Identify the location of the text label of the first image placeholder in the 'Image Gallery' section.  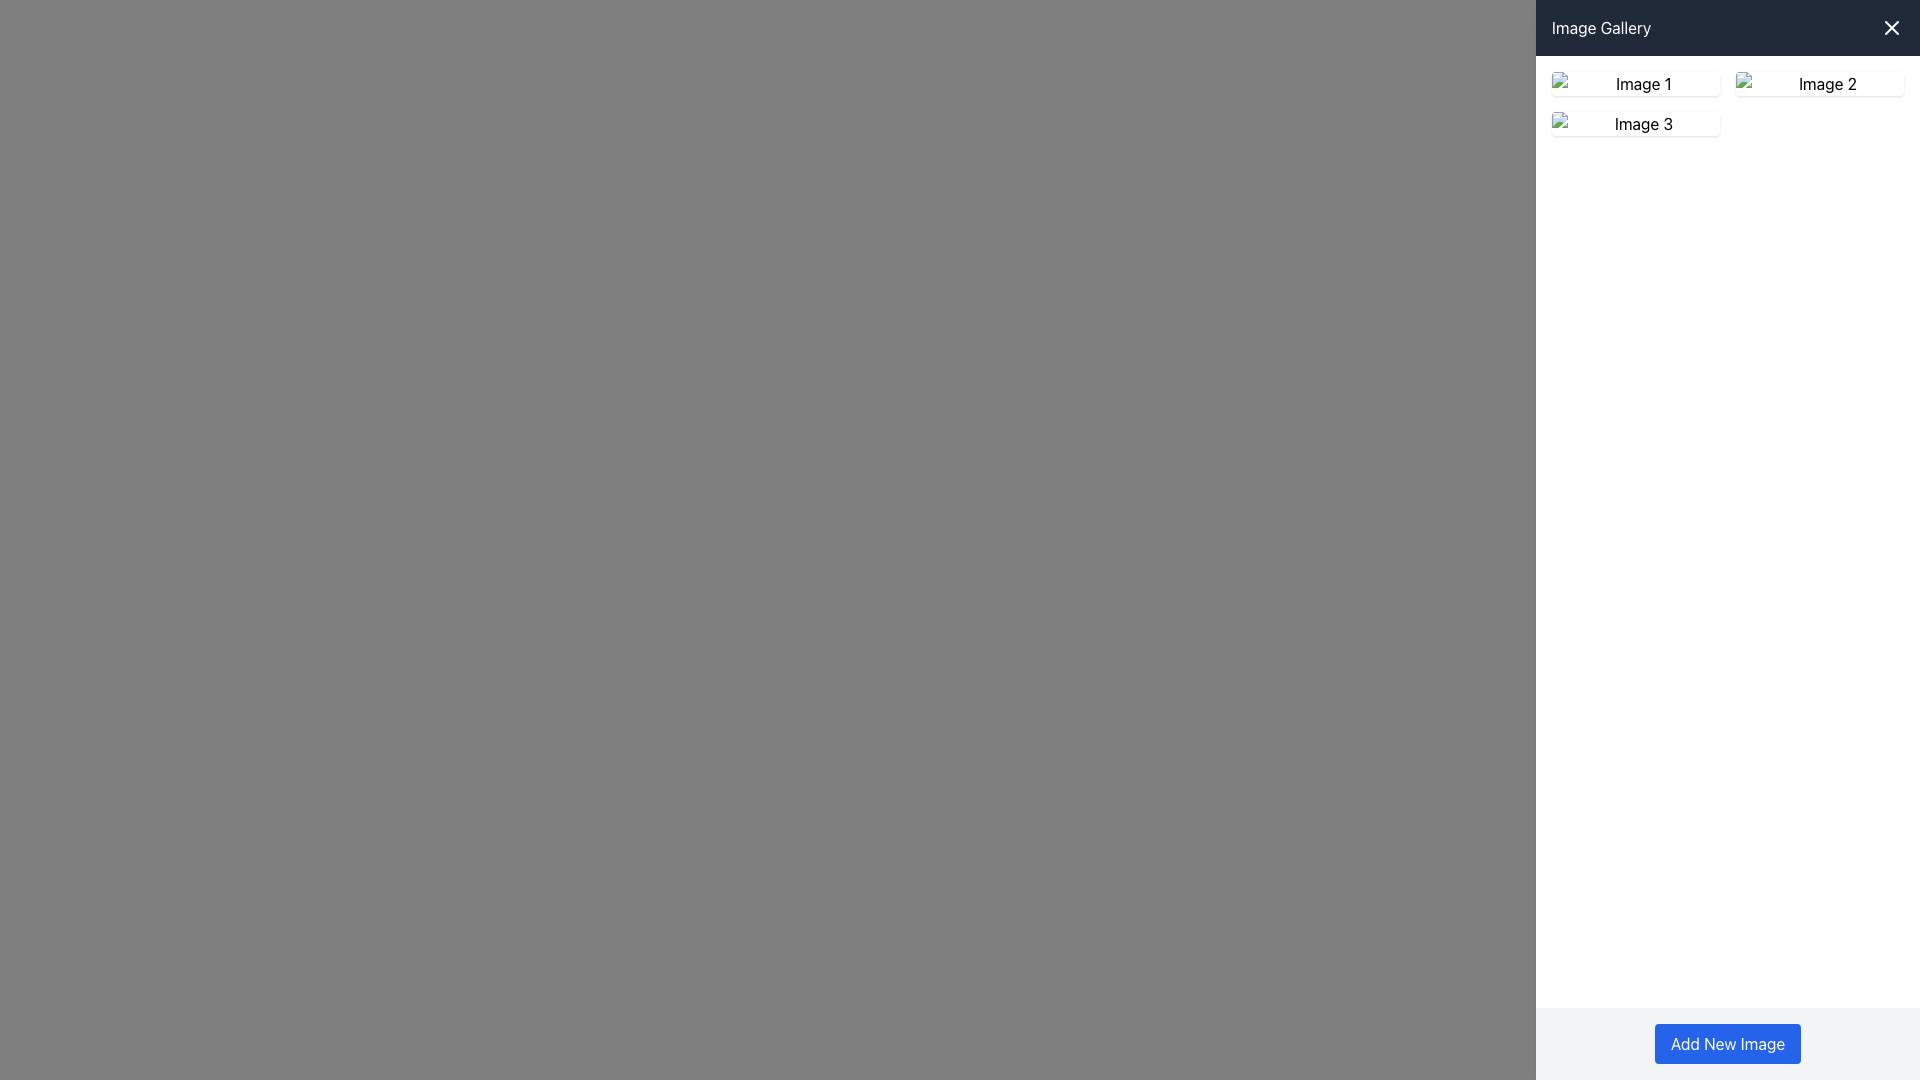
(1636, 83).